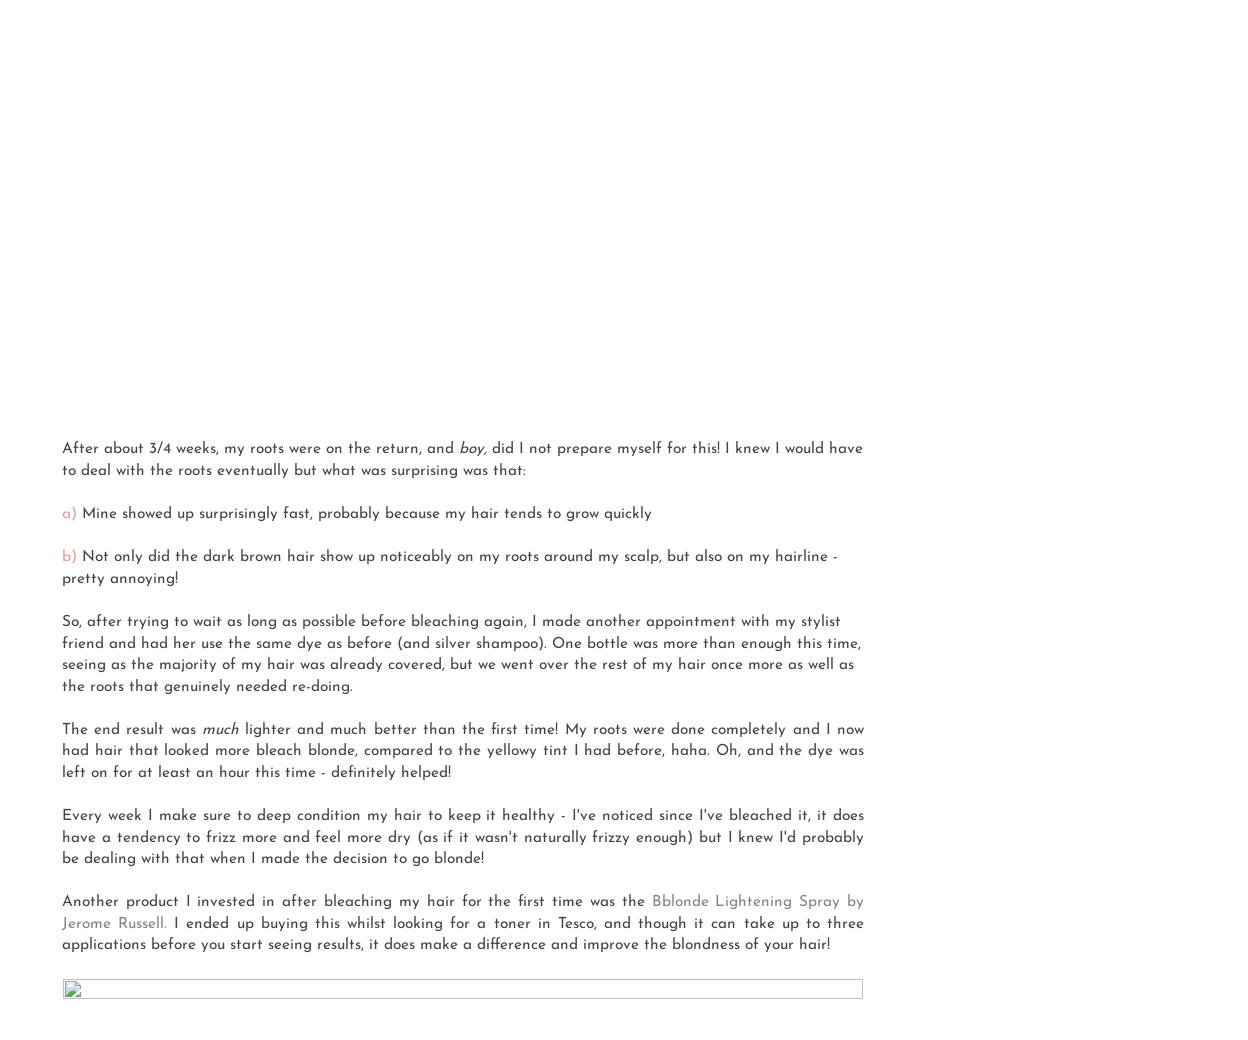 The width and height of the screenshot is (1248, 1040). What do you see at coordinates (131, 729) in the screenshot?
I see `'The end result was'` at bounding box center [131, 729].